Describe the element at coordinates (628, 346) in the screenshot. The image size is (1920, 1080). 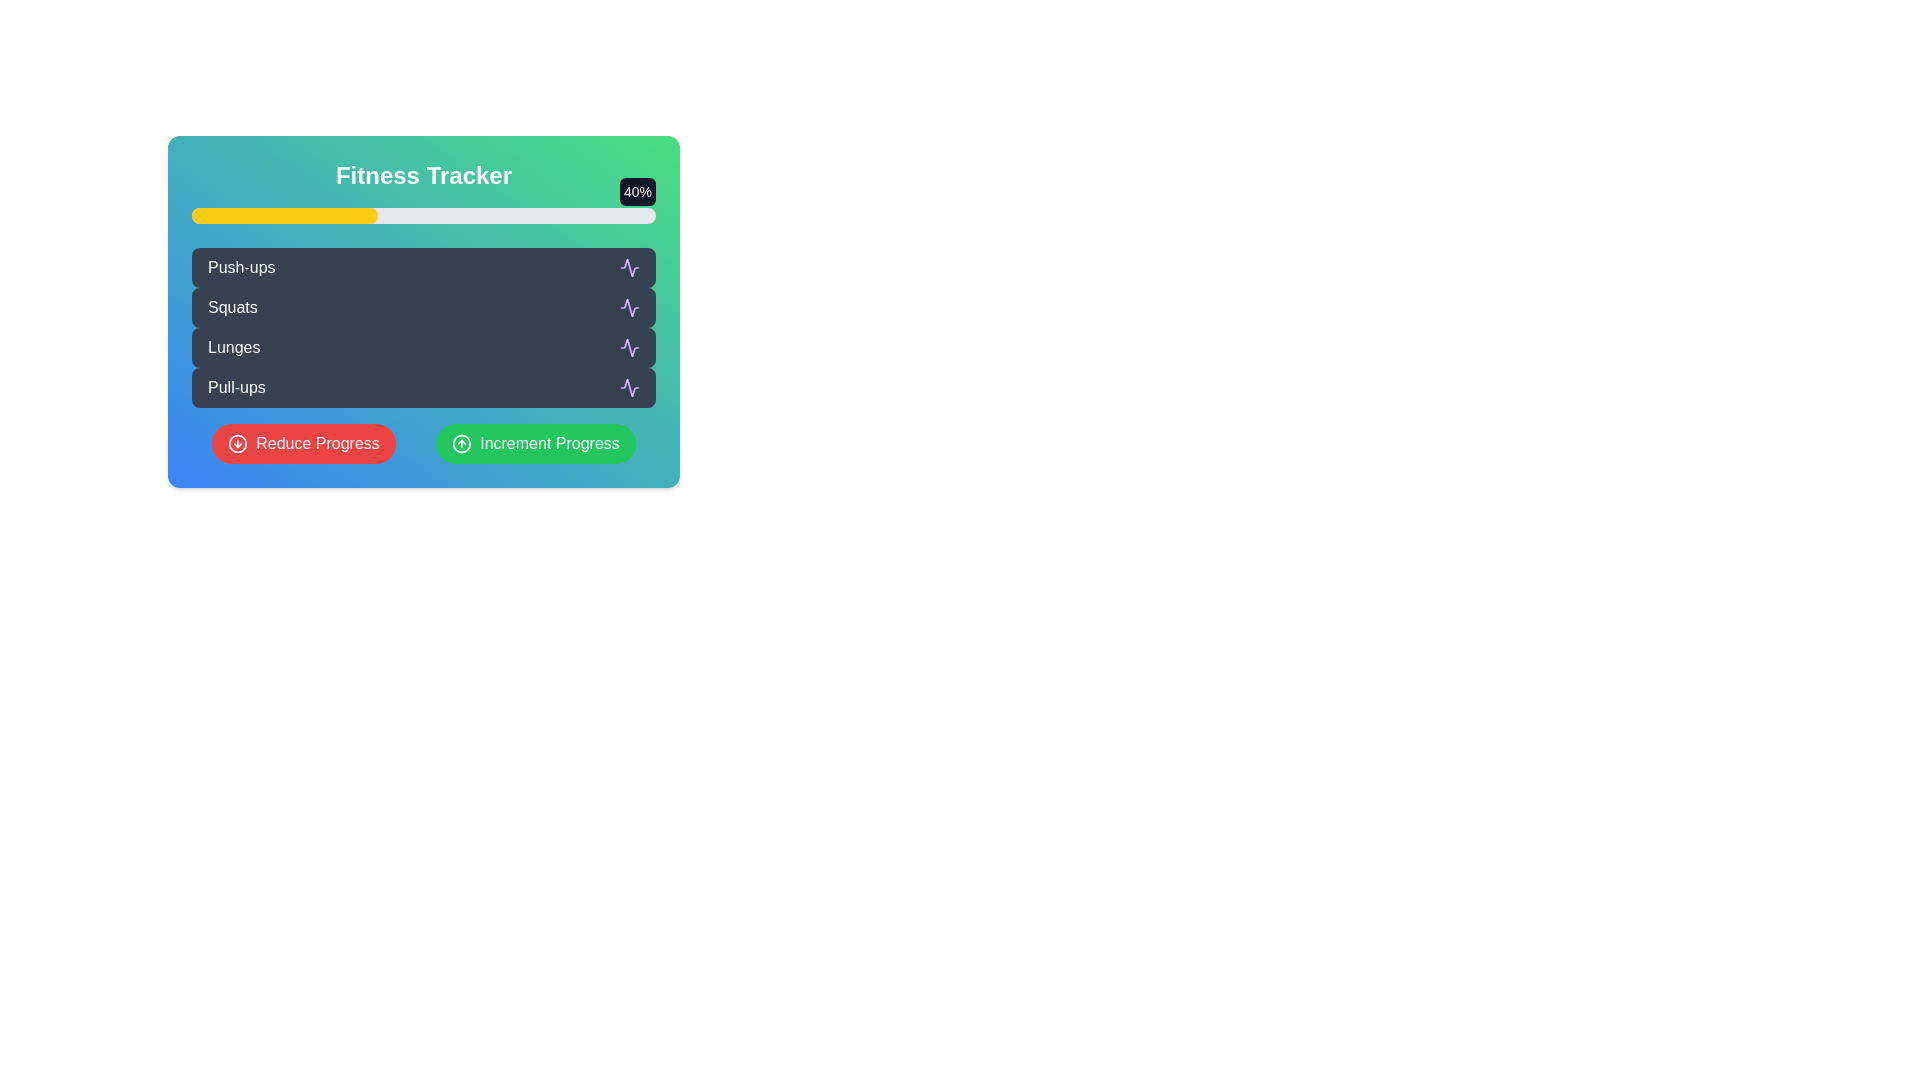
I see `the purple waveform icon in the third position of the list item labeled 'Lunges'` at that location.